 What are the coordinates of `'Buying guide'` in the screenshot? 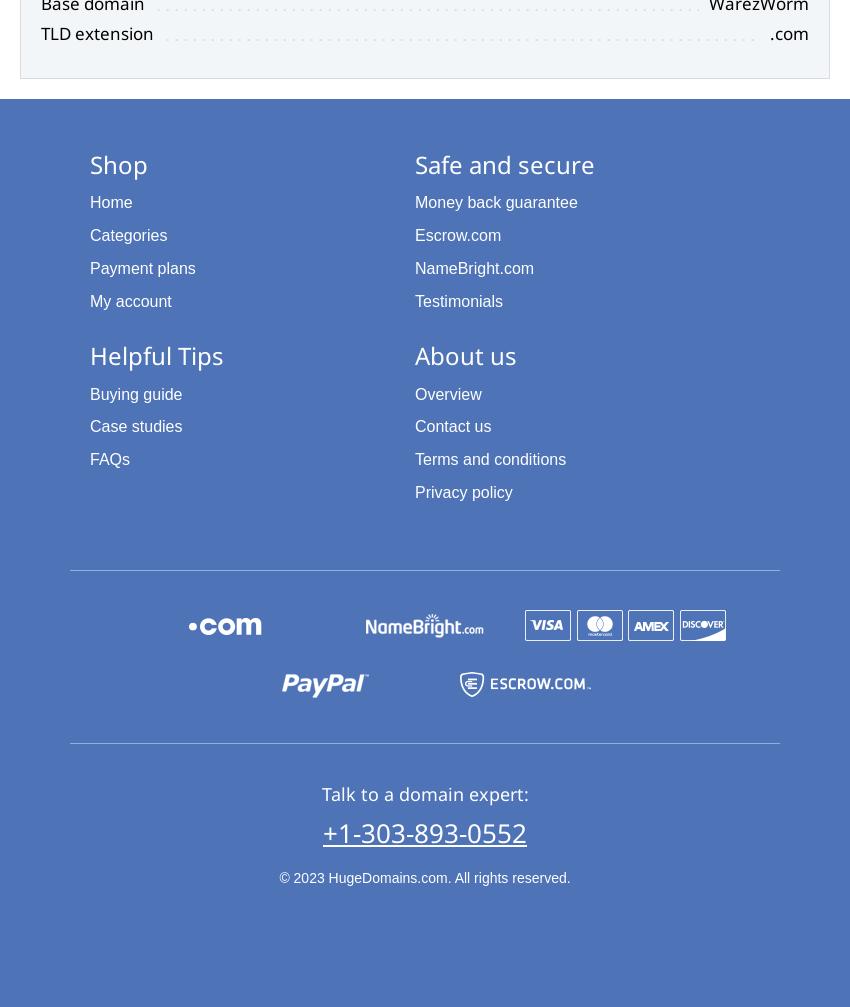 It's located at (89, 393).